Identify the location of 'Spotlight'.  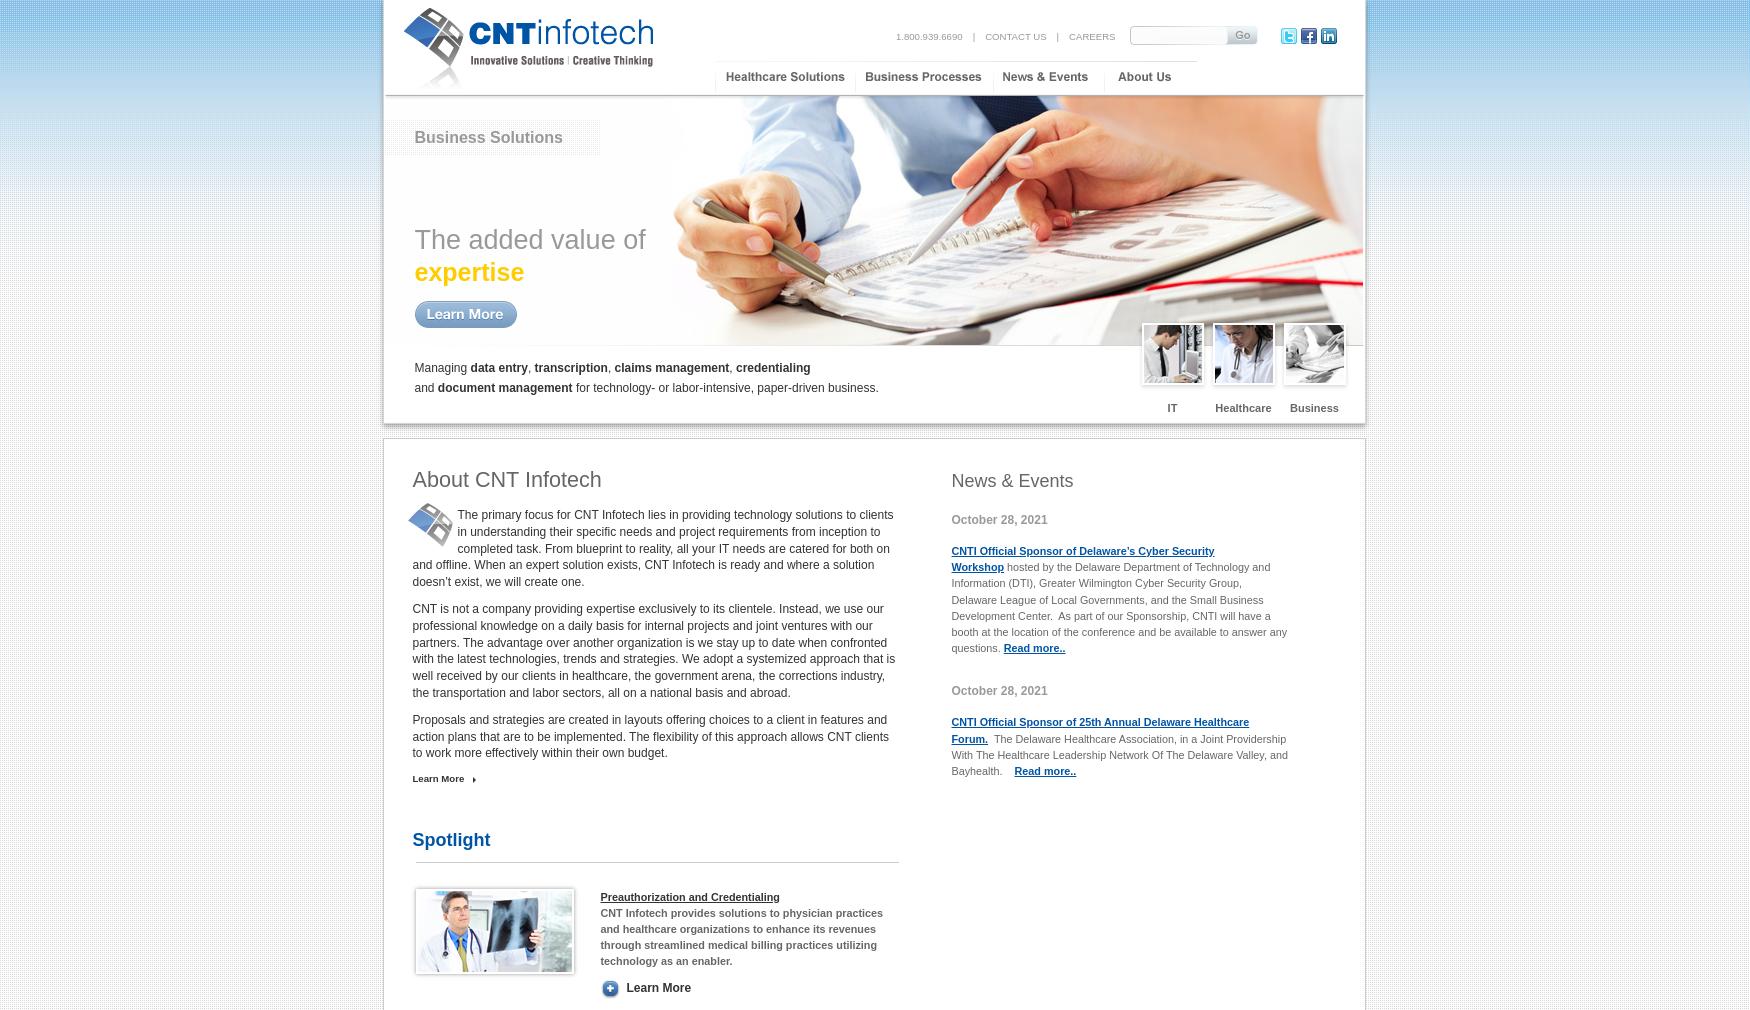
(450, 839).